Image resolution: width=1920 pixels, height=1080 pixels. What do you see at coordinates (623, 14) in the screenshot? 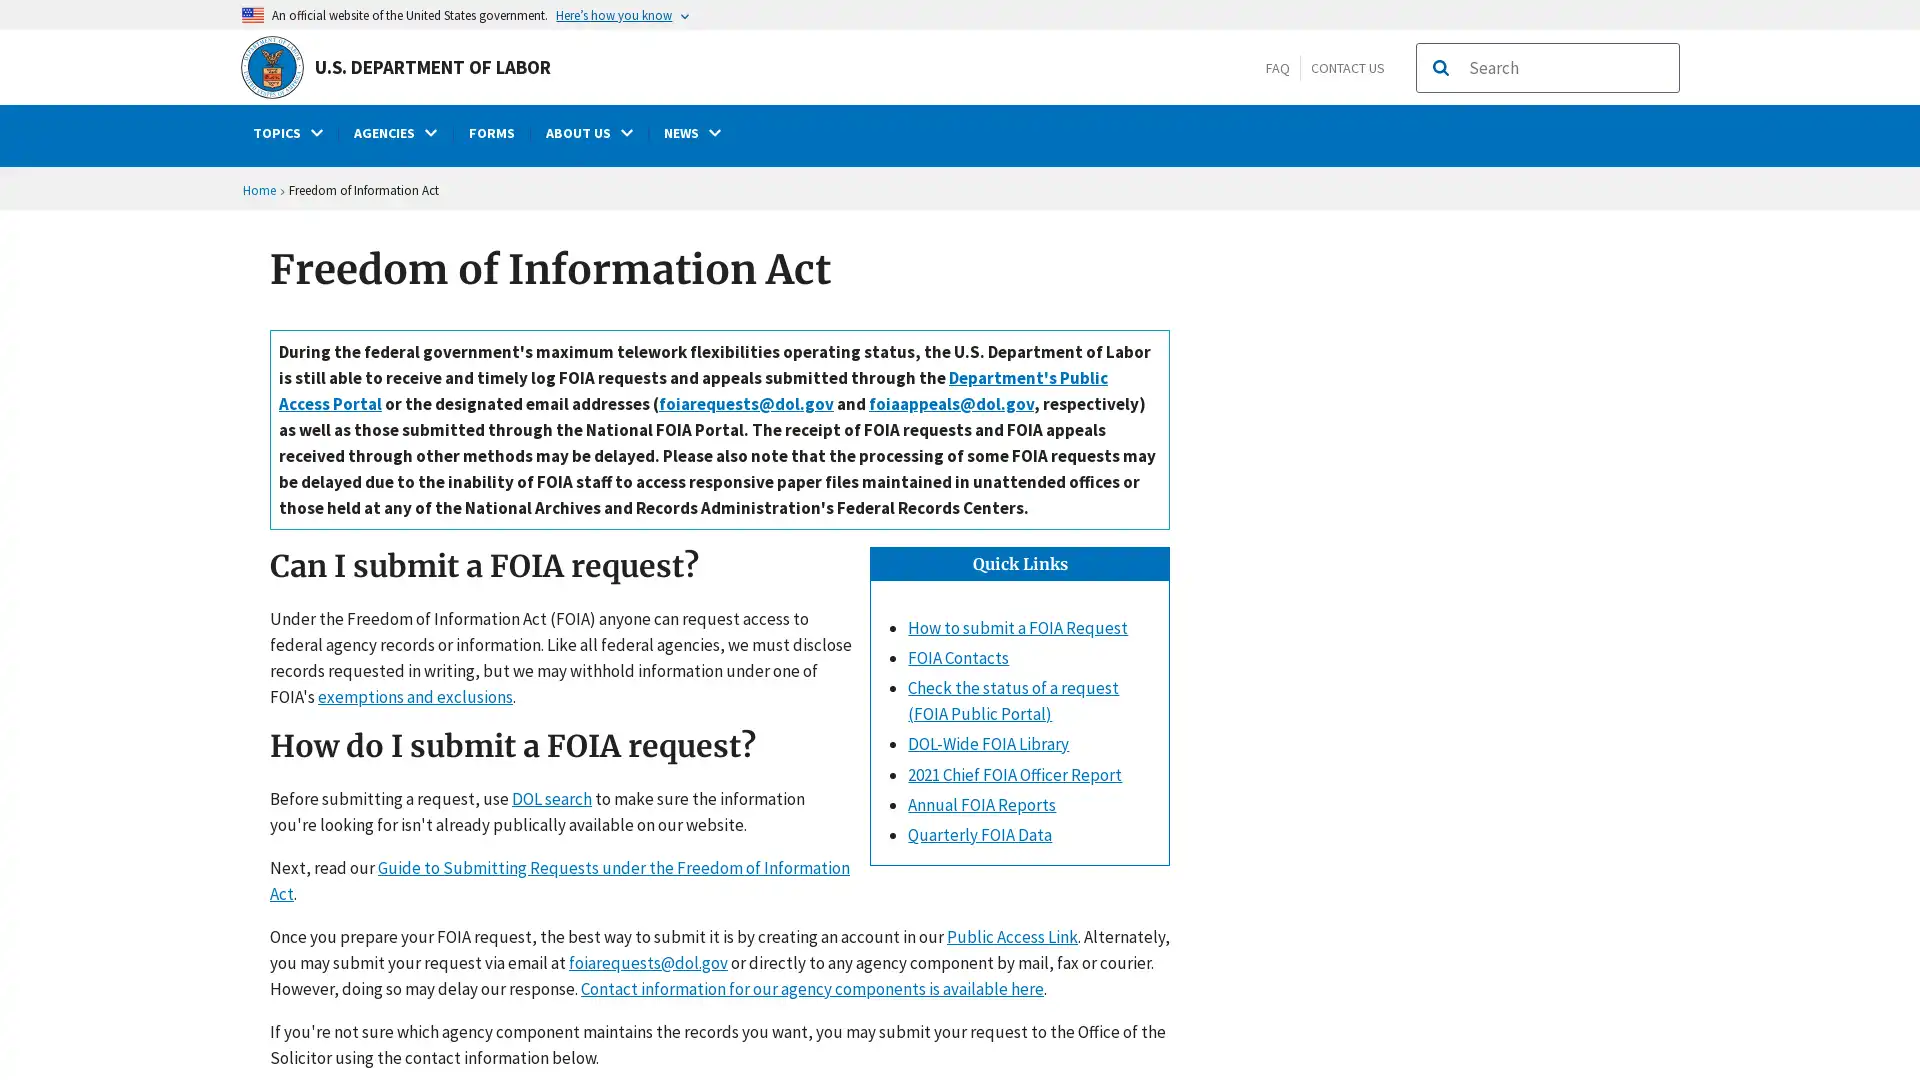
I see `Heres how you know` at bounding box center [623, 14].